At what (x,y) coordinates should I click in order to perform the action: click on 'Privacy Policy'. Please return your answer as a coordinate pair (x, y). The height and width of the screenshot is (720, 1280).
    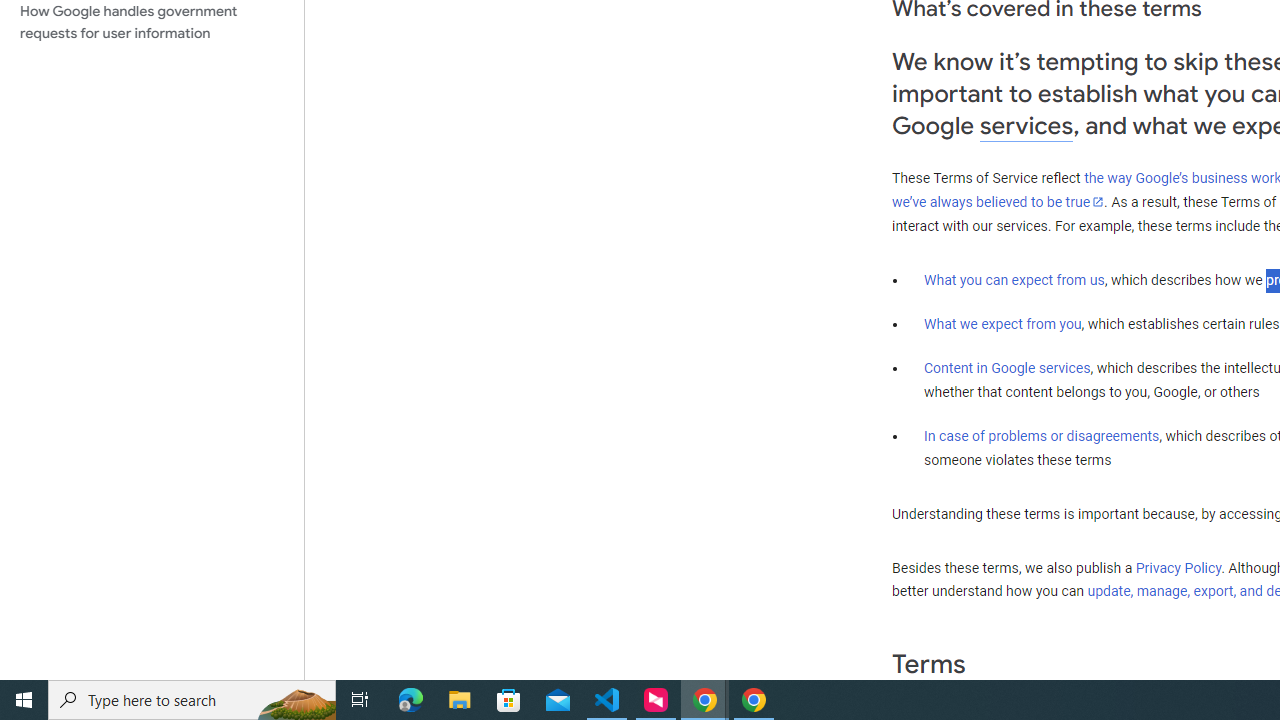
    Looking at the image, I should click on (1178, 567).